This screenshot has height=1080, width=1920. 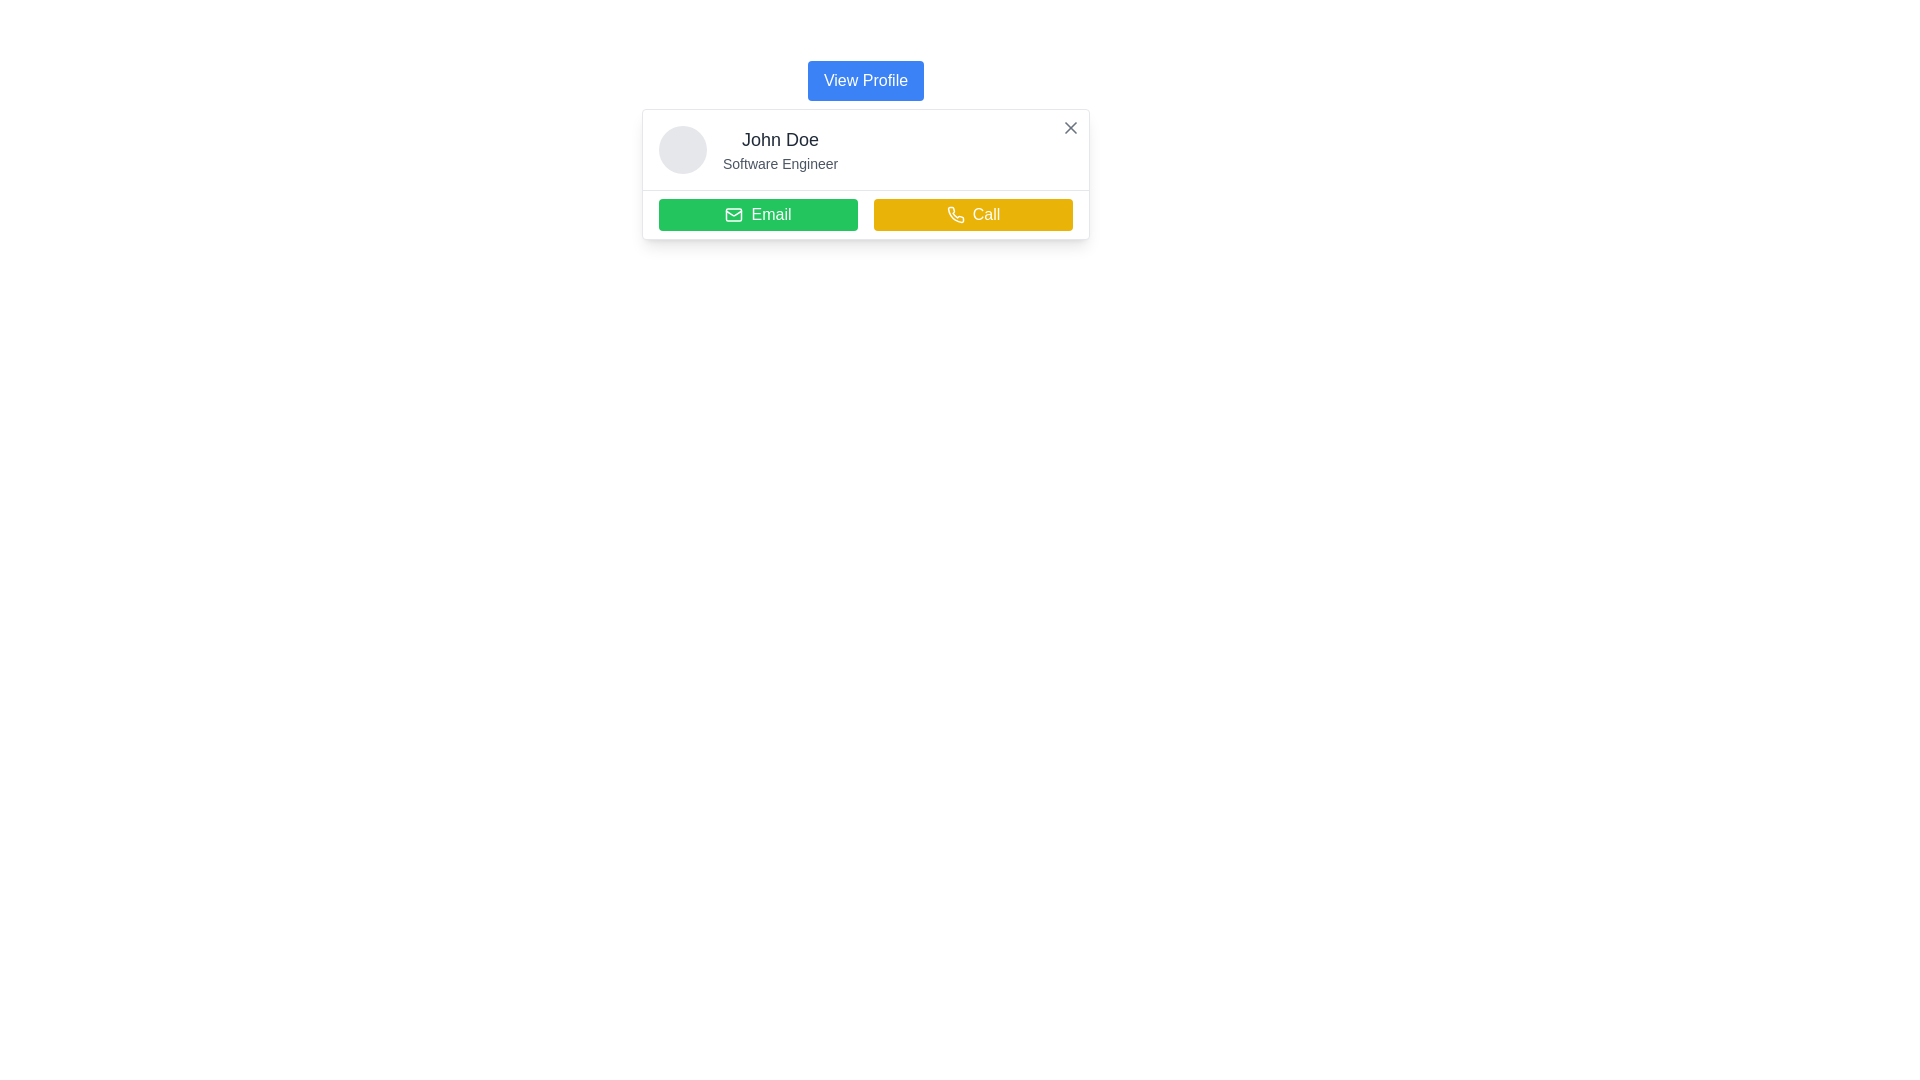 What do you see at coordinates (954, 214) in the screenshot?
I see `the phone icon located towards the right in a horizontal row of two buttons within the user profile card for accessibility interaction` at bounding box center [954, 214].